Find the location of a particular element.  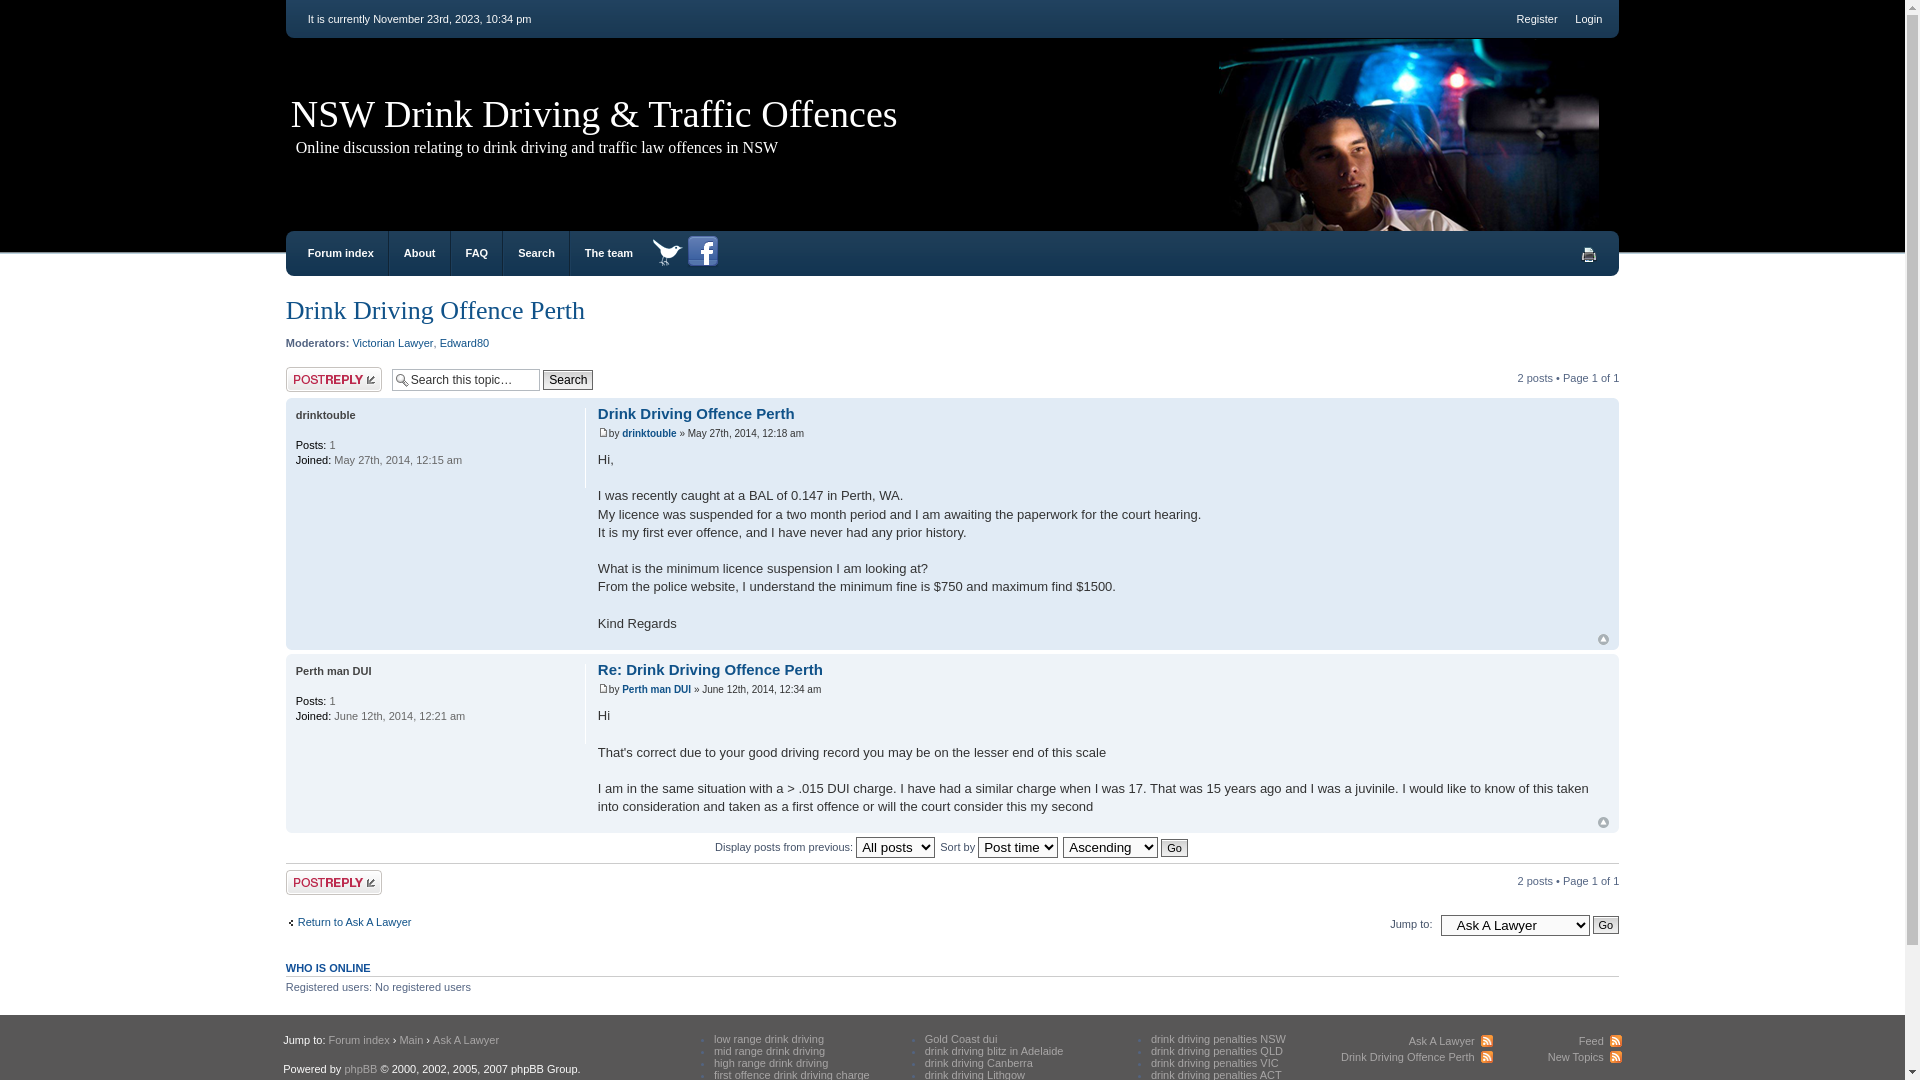

'Perth man DUI' is located at coordinates (295, 671).